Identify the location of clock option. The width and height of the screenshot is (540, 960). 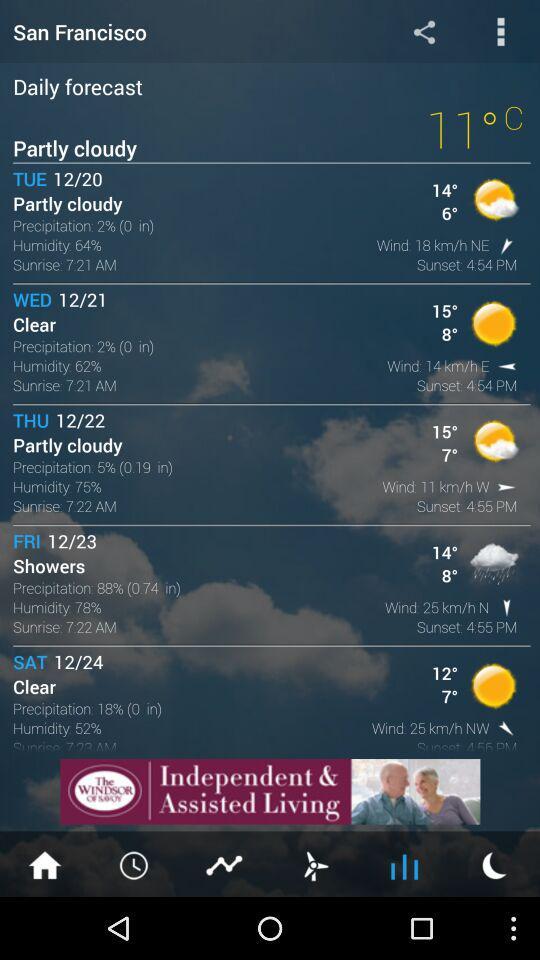
(135, 863).